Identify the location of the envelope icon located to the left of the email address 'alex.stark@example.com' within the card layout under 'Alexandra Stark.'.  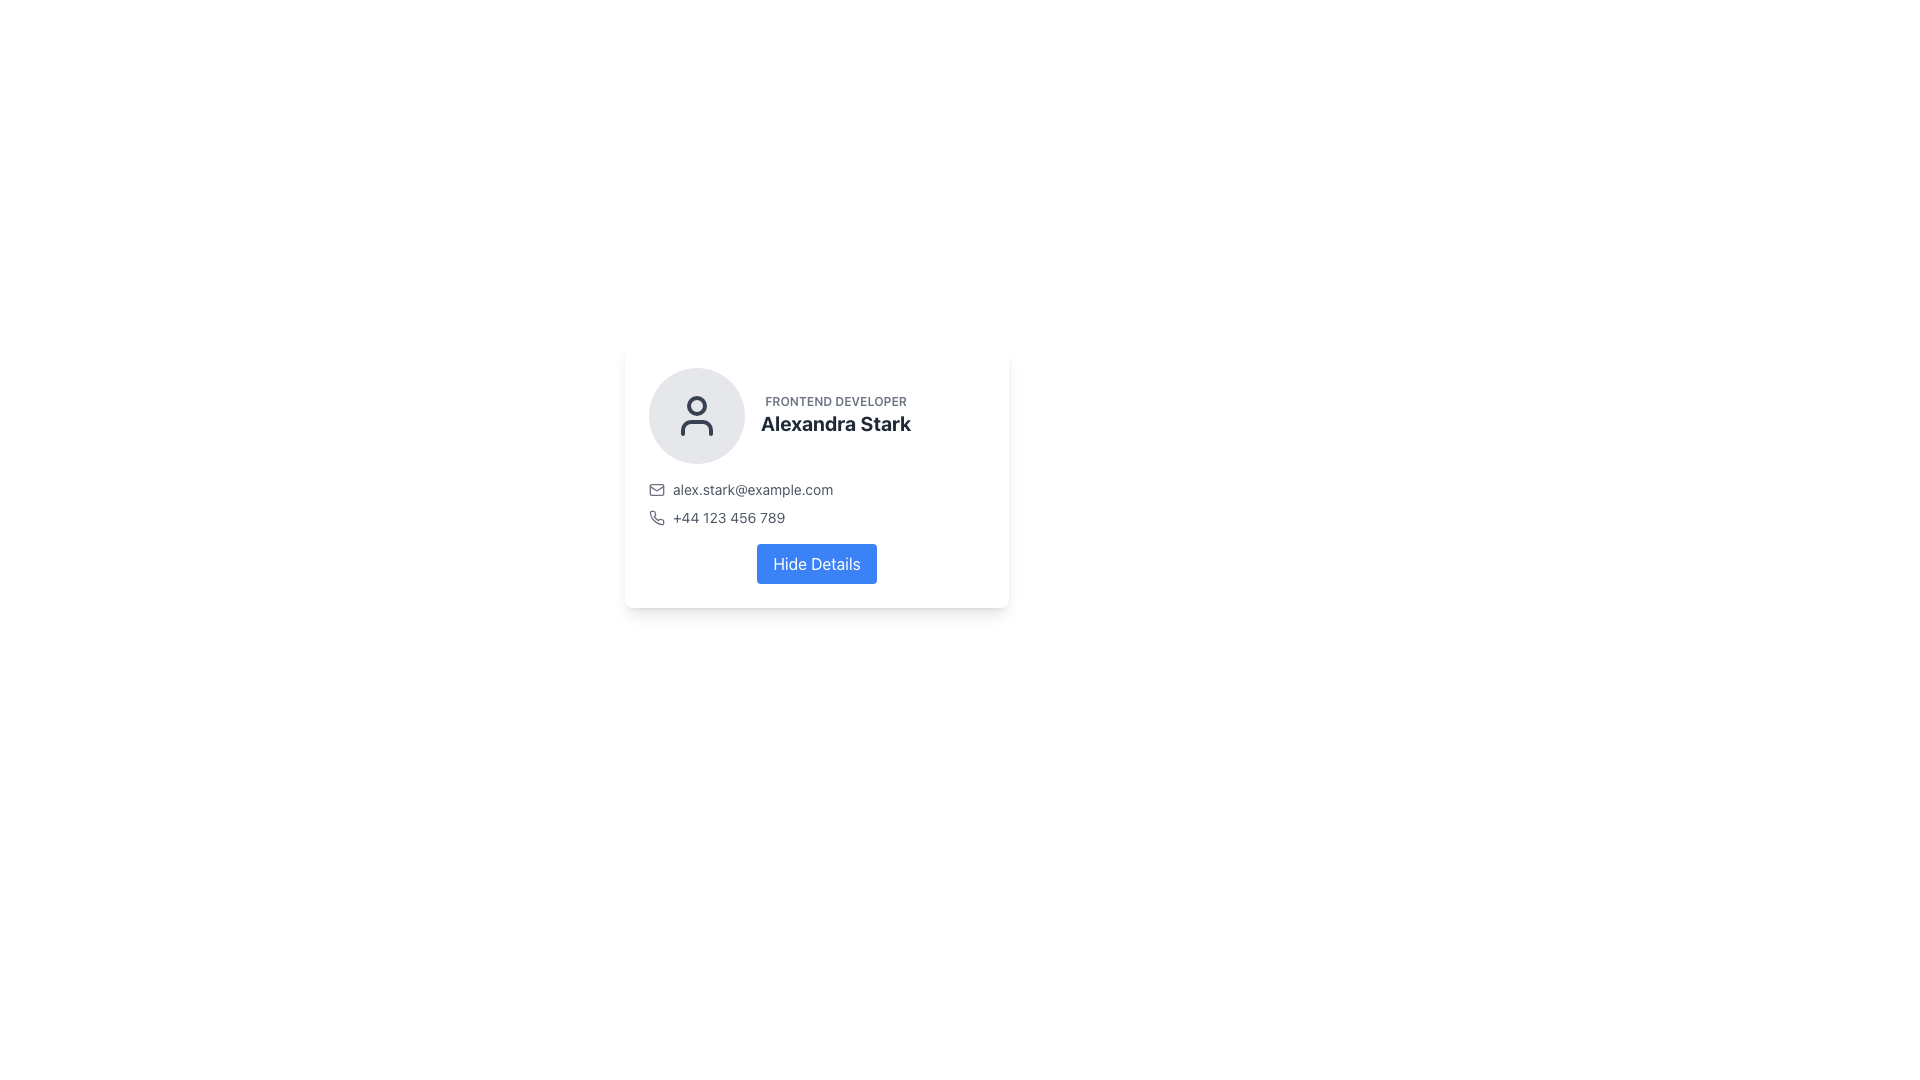
(657, 489).